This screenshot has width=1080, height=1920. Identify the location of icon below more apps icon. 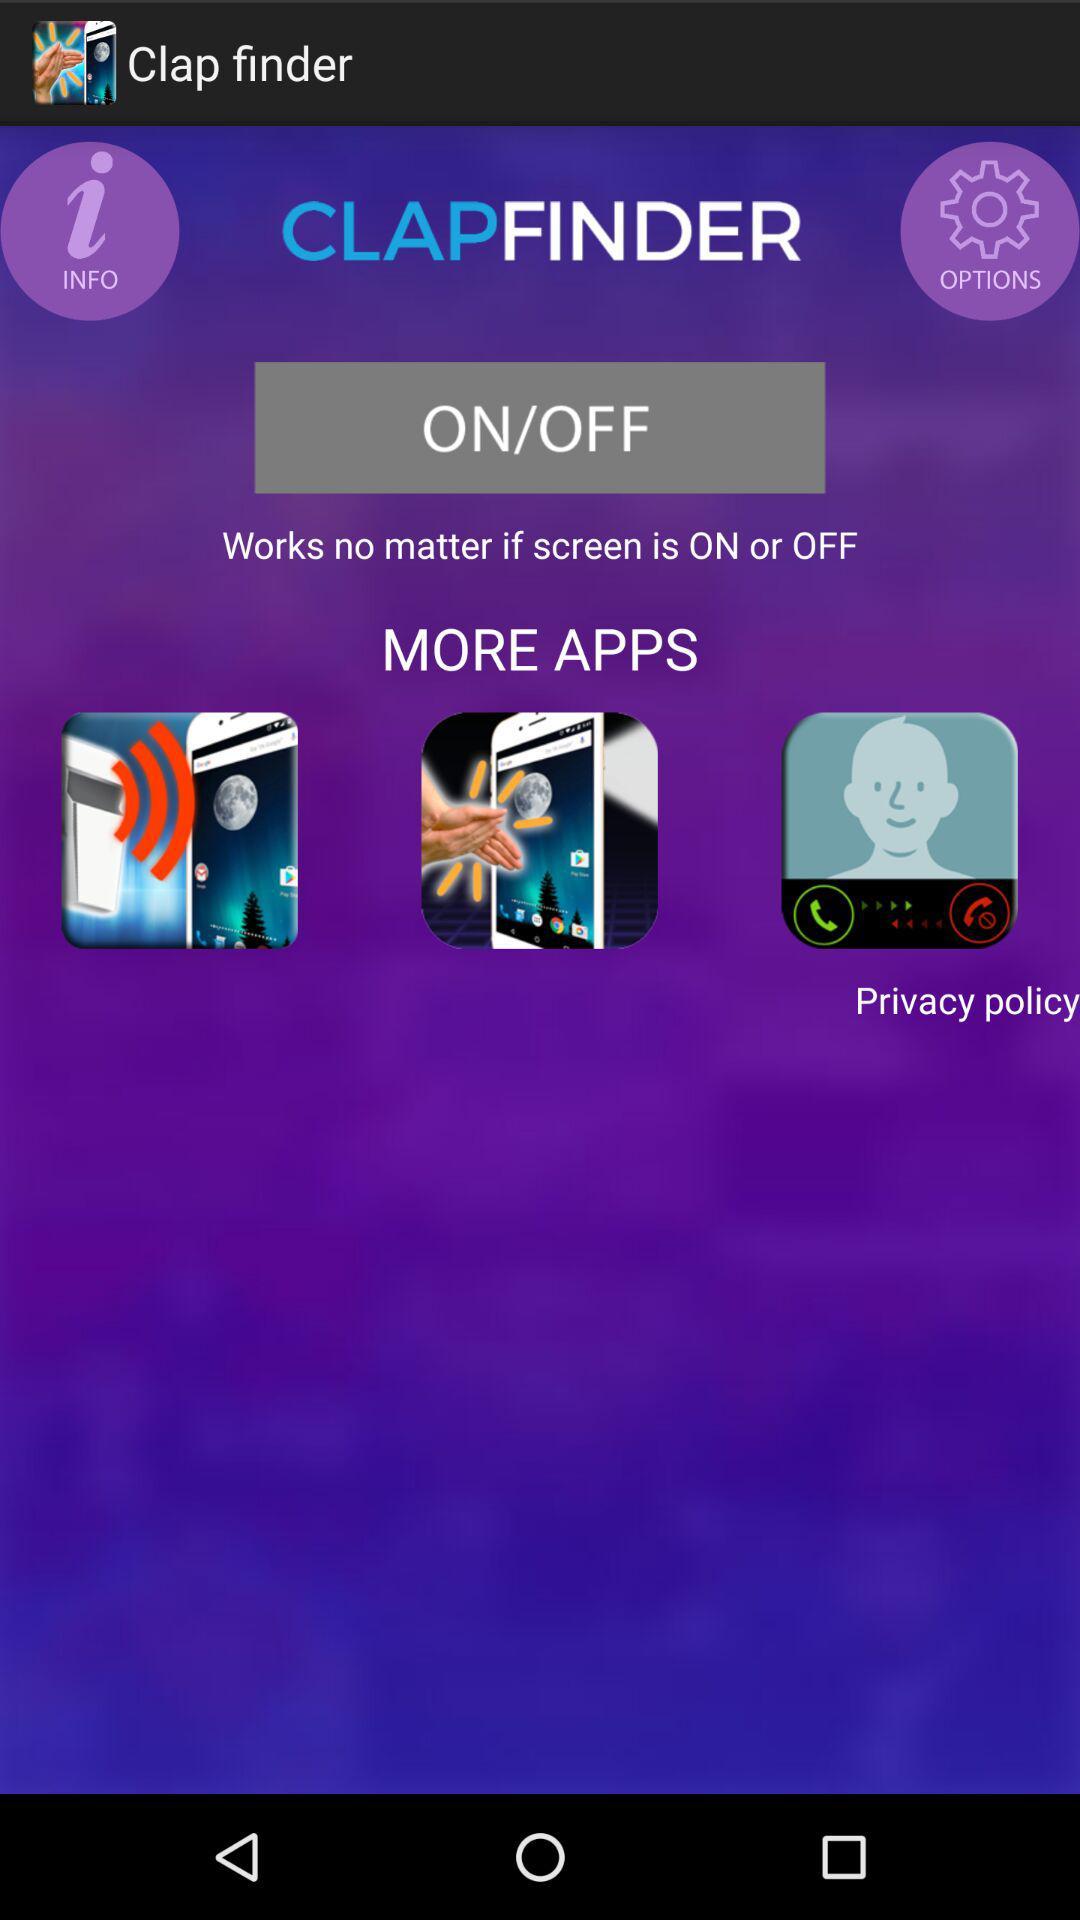
(180, 830).